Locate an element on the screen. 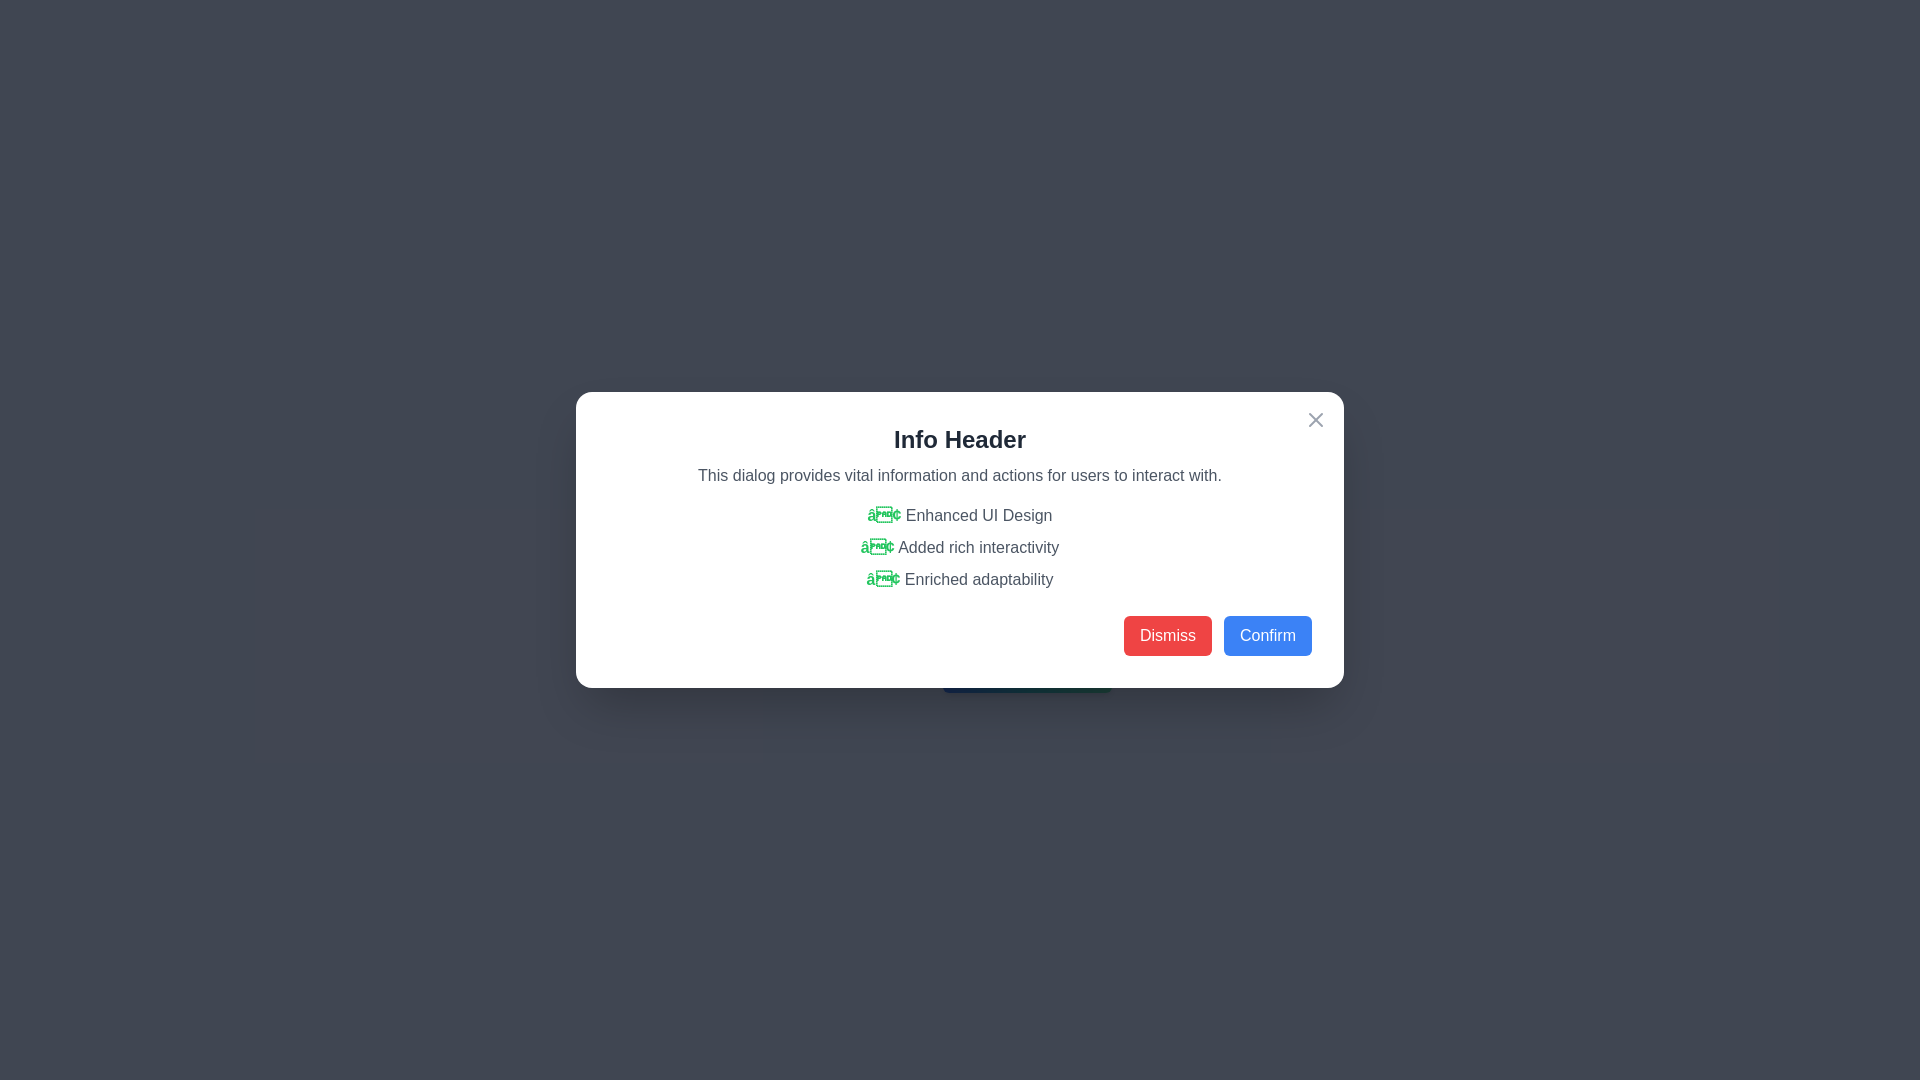  the design of the bullet point that indicates the list item 'Enhanced UI Design', located at the top of the modal dialog, aligned to the left of the text is located at coordinates (883, 514).